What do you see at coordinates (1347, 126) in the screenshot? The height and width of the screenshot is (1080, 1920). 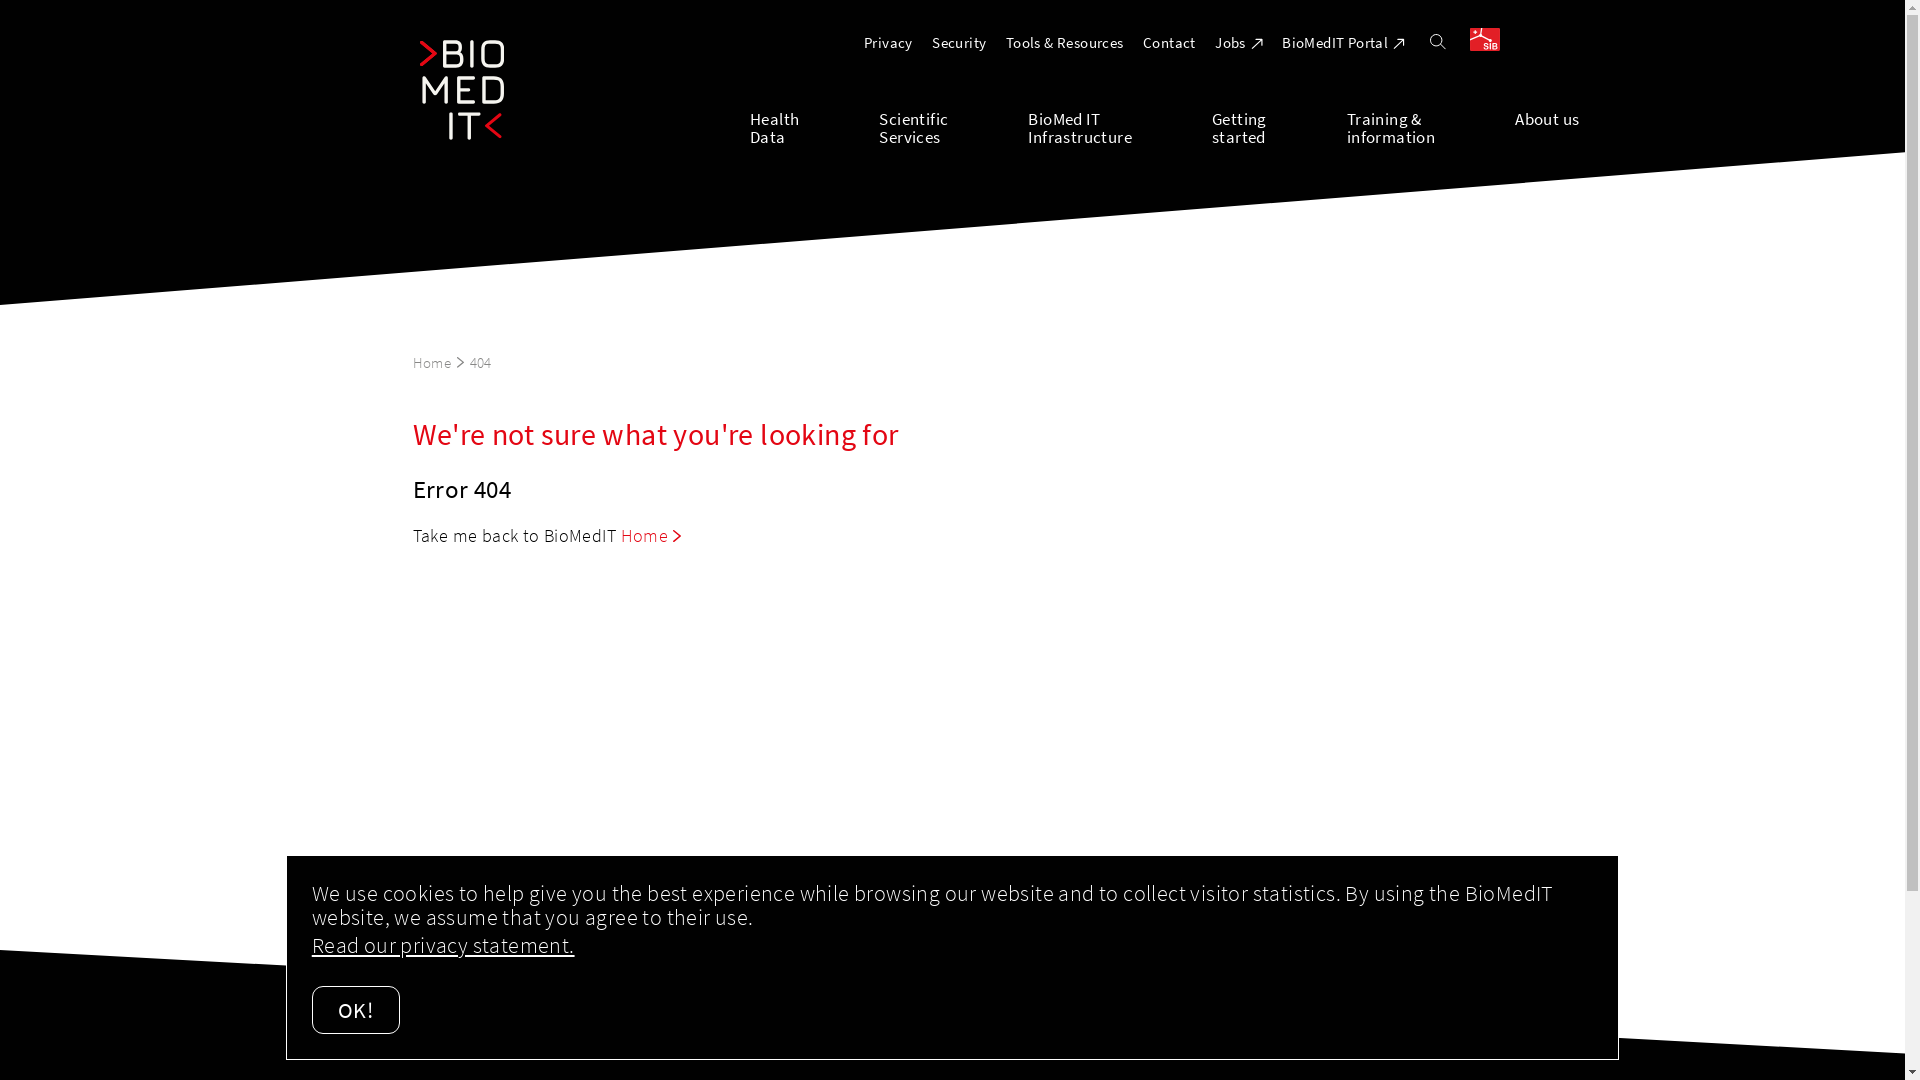 I see `'Training & information'` at bounding box center [1347, 126].